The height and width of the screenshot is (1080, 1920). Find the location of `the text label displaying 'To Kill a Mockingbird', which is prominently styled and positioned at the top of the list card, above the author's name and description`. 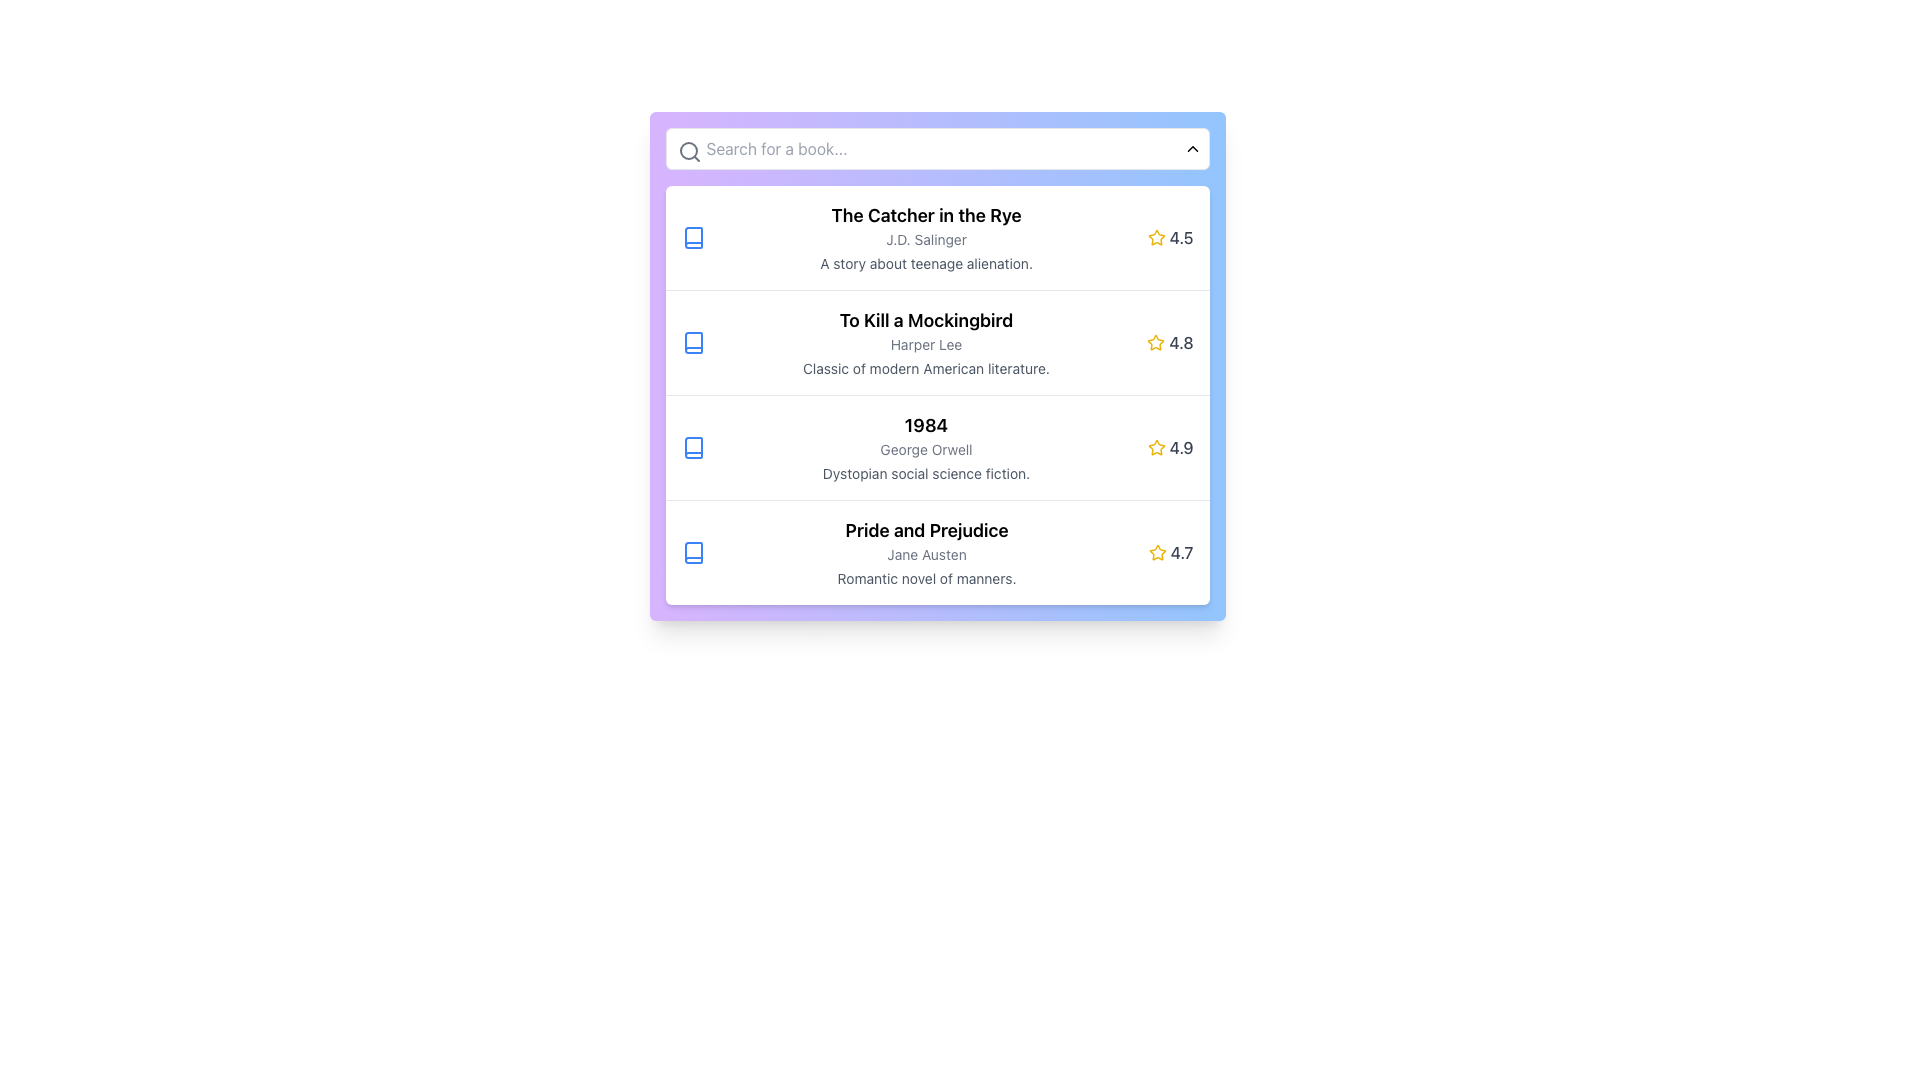

the text label displaying 'To Kill a Mockingbird', which is prominently styled and positioned at the top of the list card, above the author's name and description is located at coordinates (925, 319).